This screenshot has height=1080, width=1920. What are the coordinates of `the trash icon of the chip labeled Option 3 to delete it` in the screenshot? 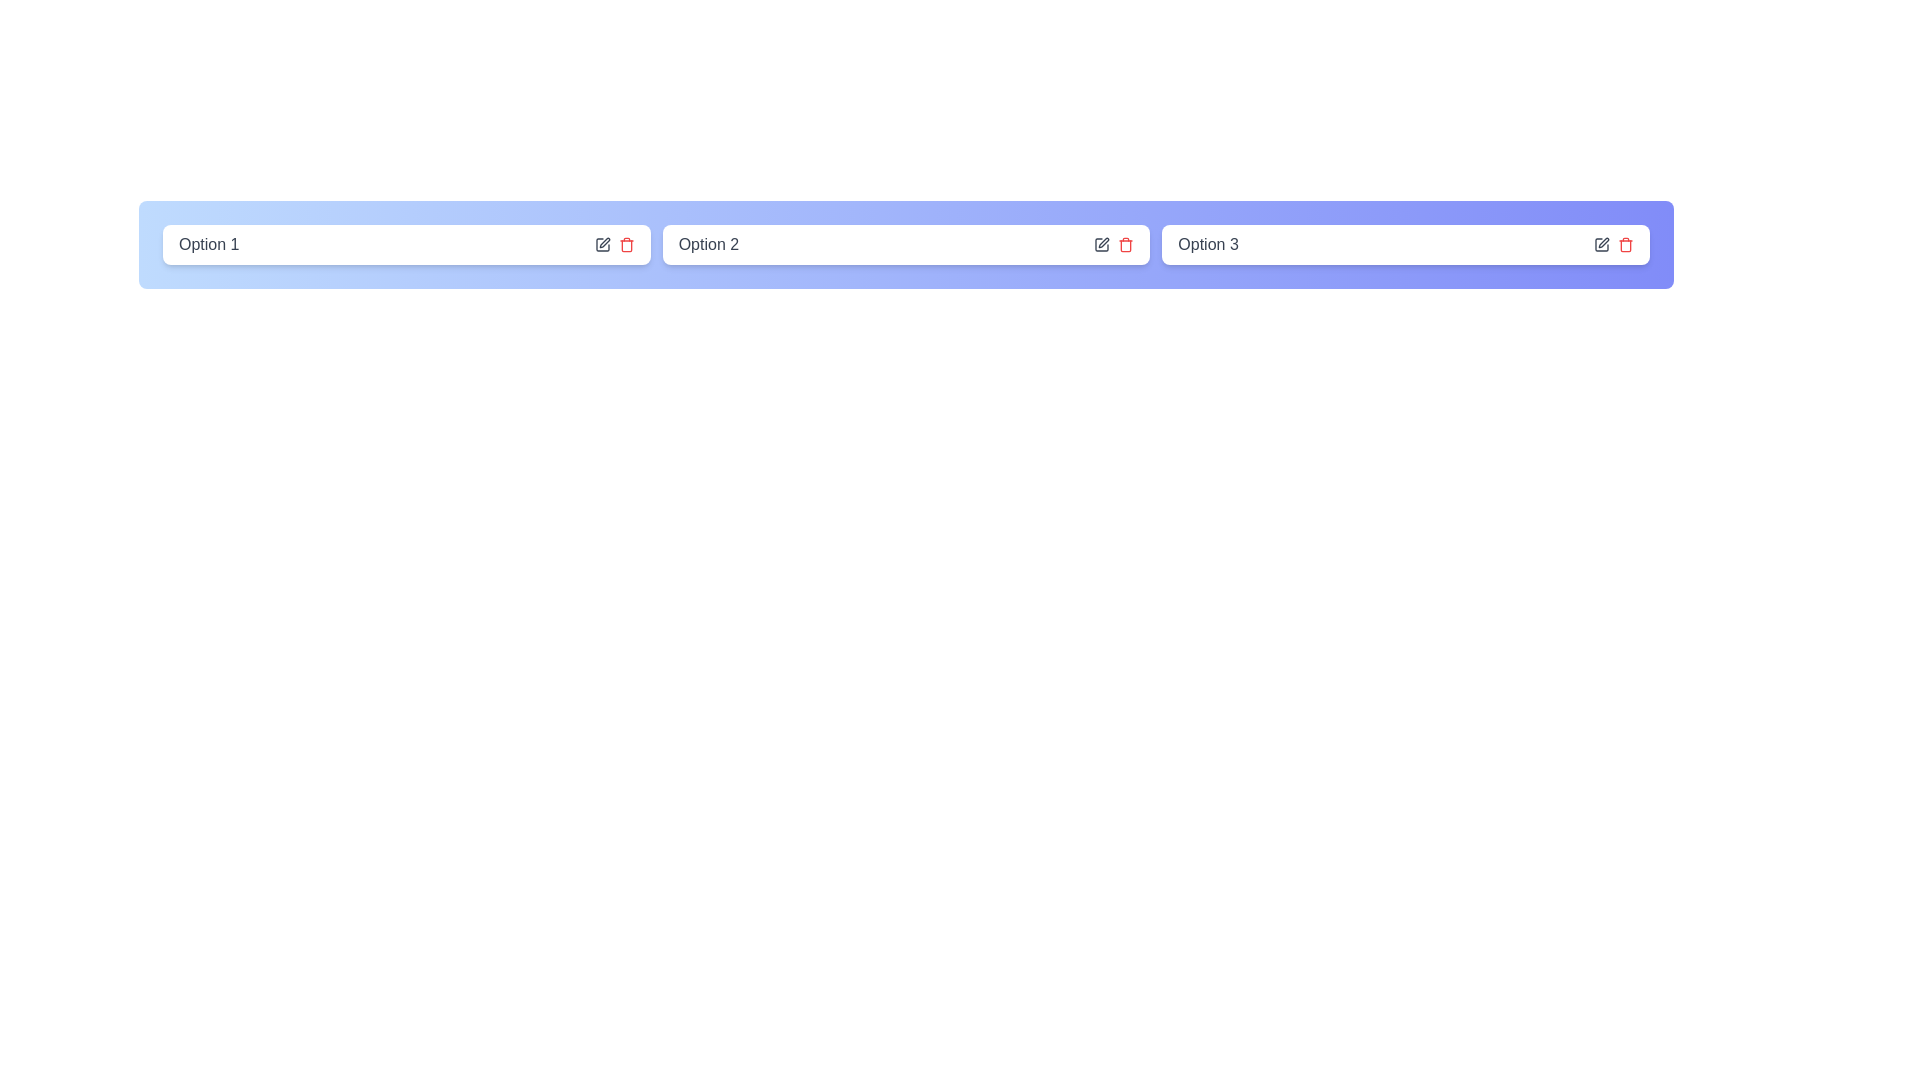 It's located at (1626, 244).